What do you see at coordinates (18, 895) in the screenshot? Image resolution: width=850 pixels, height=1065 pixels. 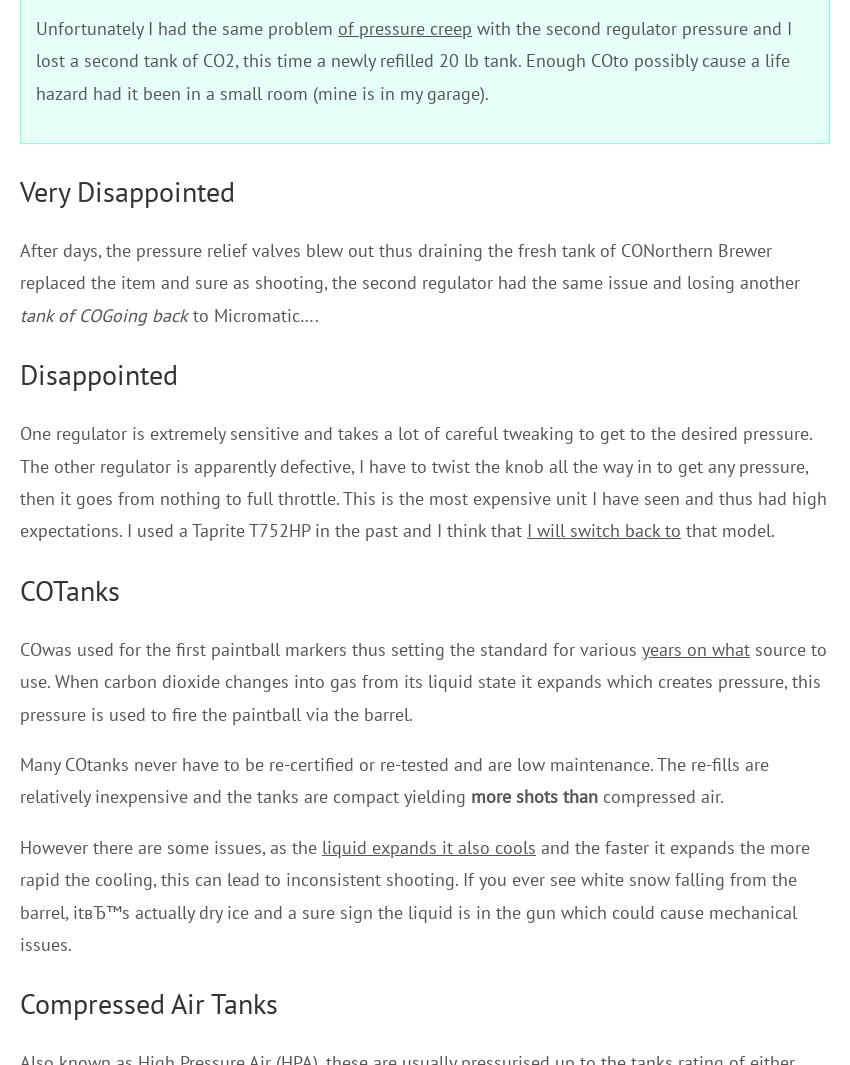 I see `'and the faster it expands the more rapid the cooling, this can lead to inconsistent shooting. If you ever see white snow falling from the barrel, itвЂ™s actually dry ice and a sure sign the liquid is in the gun which could cause mechanical issues.'` at bounding box center [18, 895].